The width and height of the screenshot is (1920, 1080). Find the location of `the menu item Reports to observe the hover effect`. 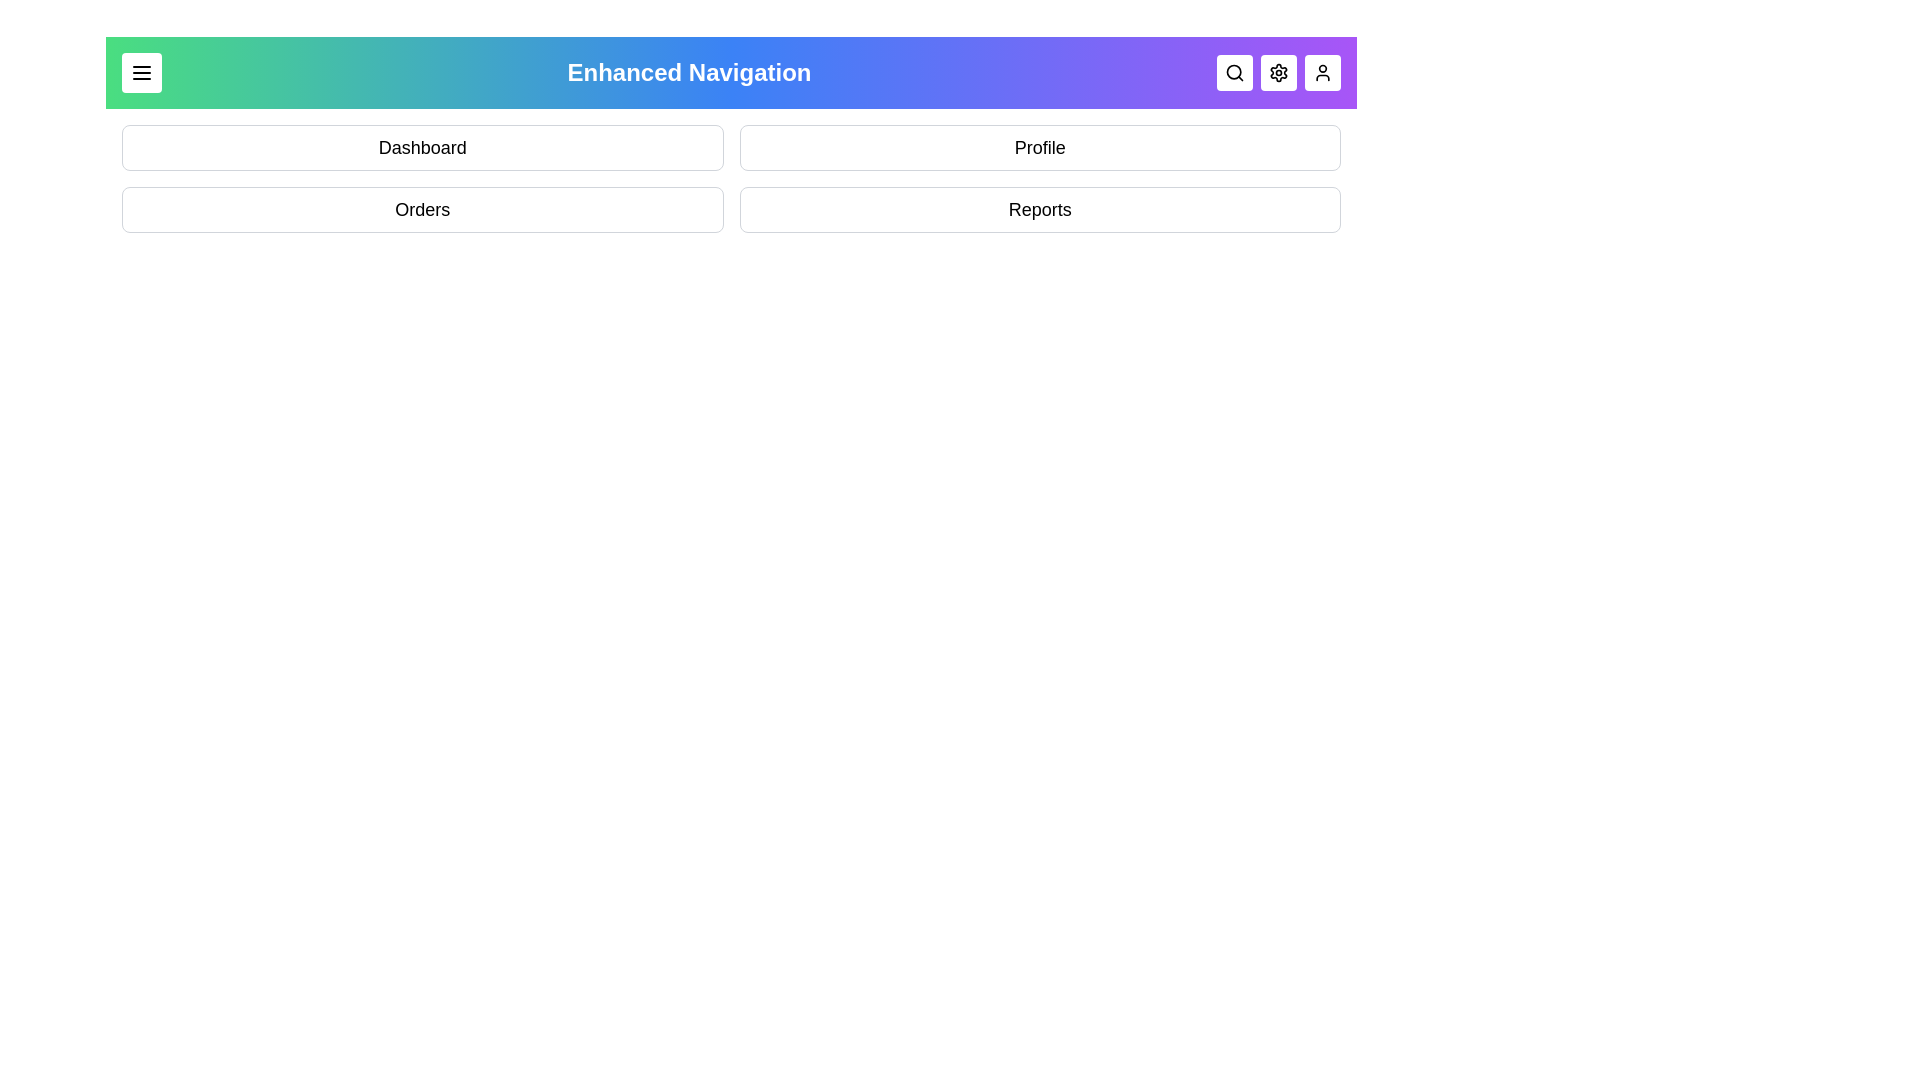

the menu item Reports to observe the hover effect is located at coordinates (1040, 209).